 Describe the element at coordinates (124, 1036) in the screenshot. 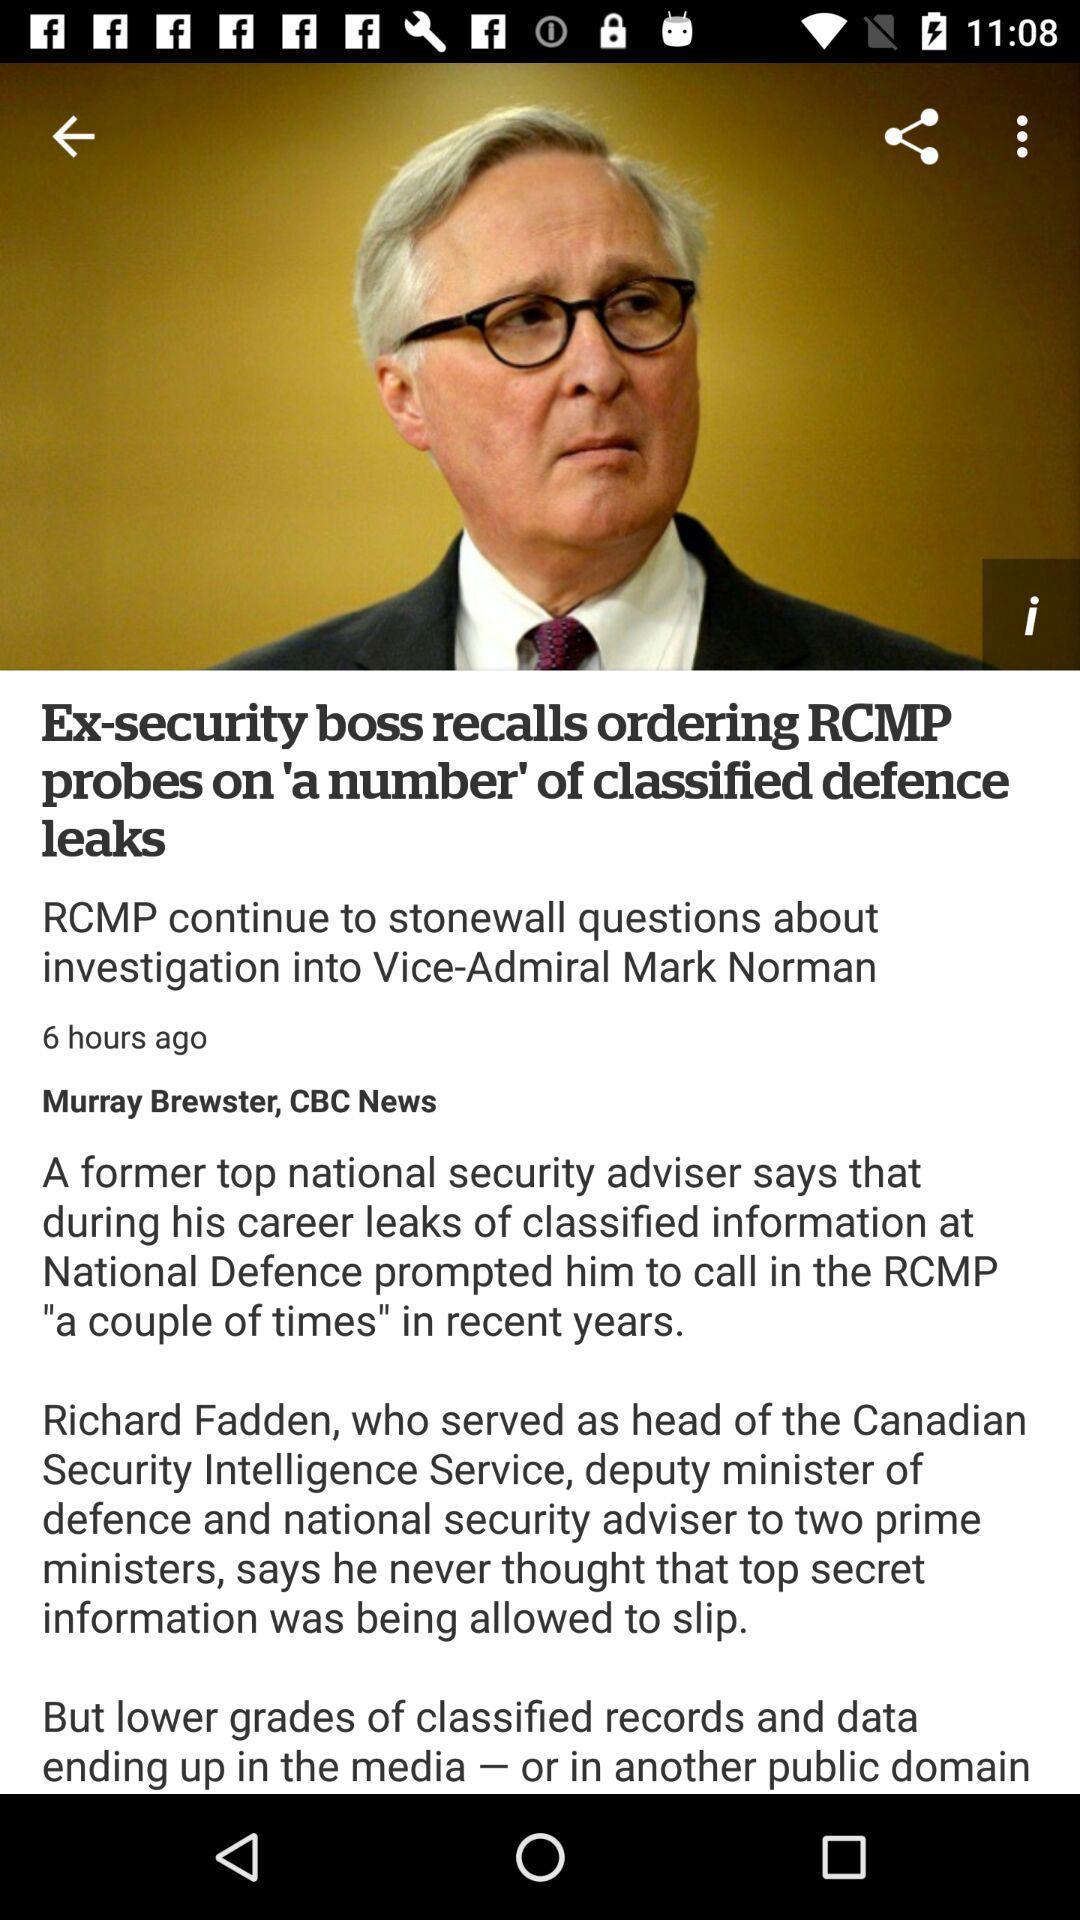

I see `the 6 hours ago` at that location.